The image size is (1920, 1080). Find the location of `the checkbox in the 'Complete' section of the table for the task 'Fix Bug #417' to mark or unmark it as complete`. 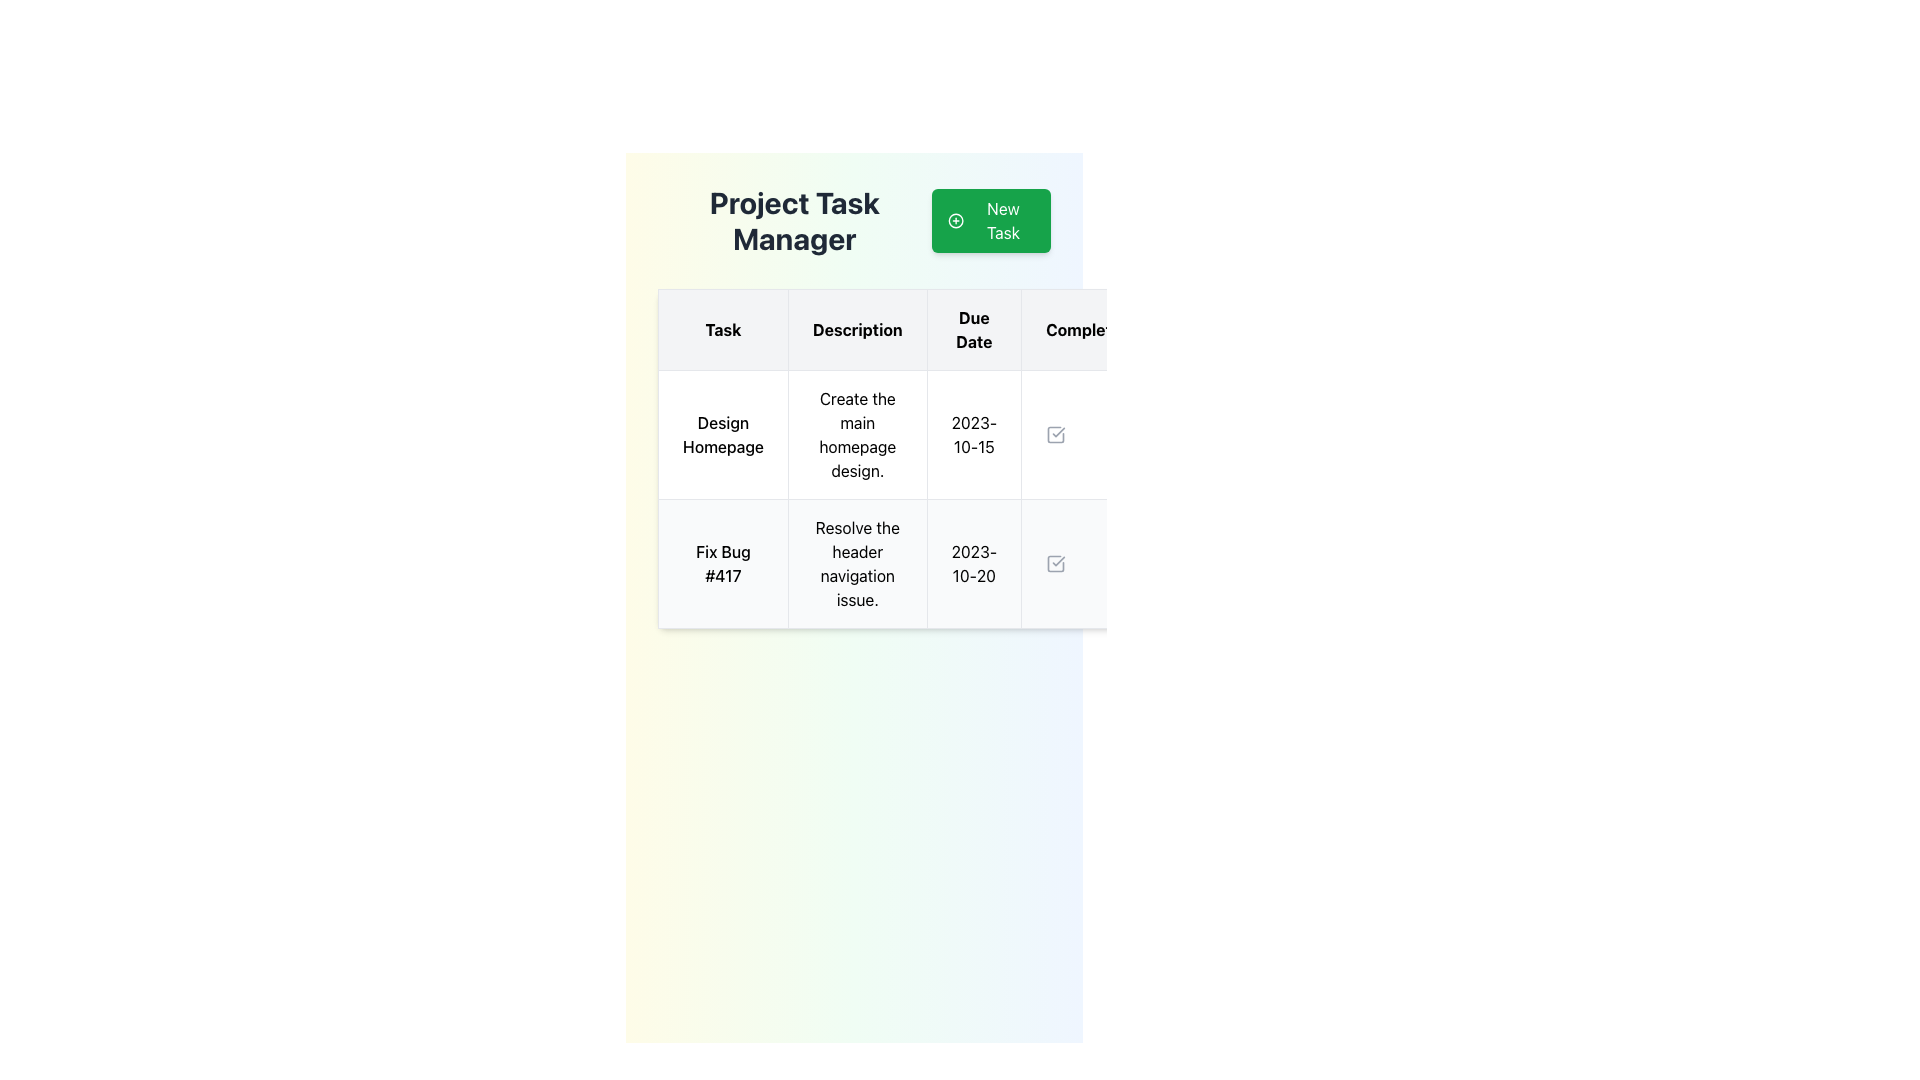

the checkbox in the 'Complete' section of the table for the task 'Fix Bug #417' to mark or unmark it as complete is located at coordinates (1082, 563).